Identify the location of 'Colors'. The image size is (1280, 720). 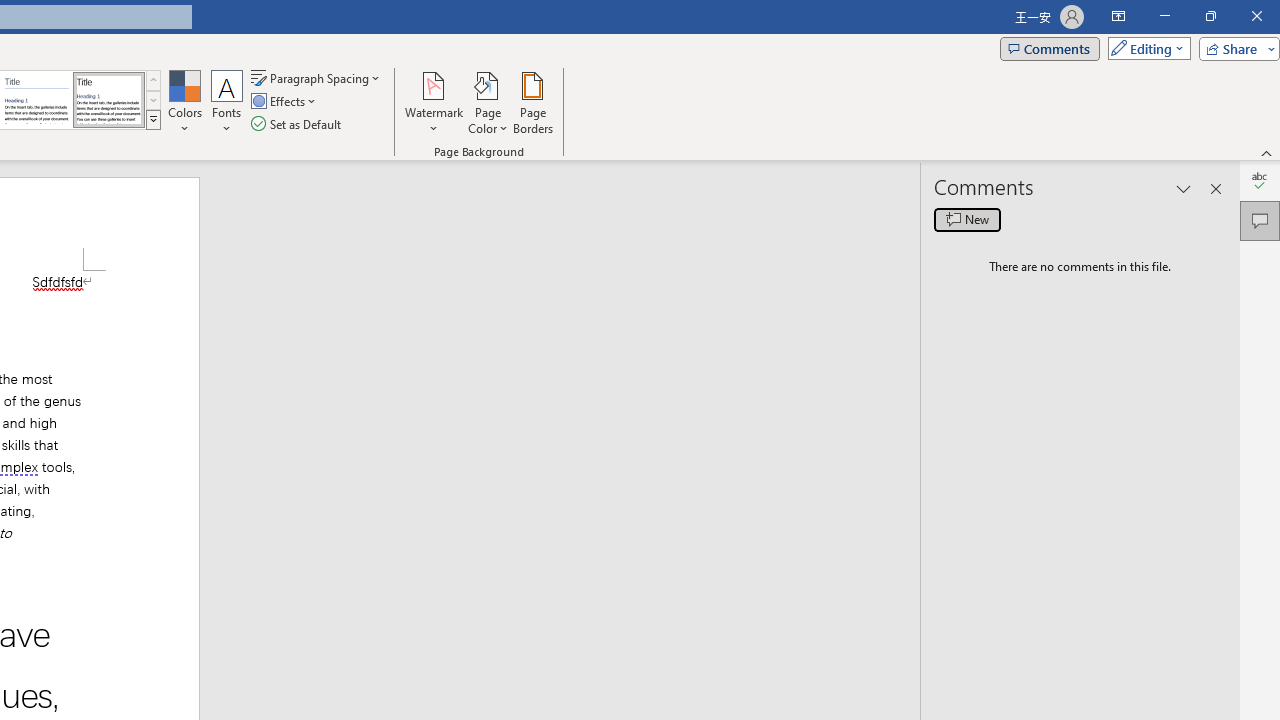
(184, 103).